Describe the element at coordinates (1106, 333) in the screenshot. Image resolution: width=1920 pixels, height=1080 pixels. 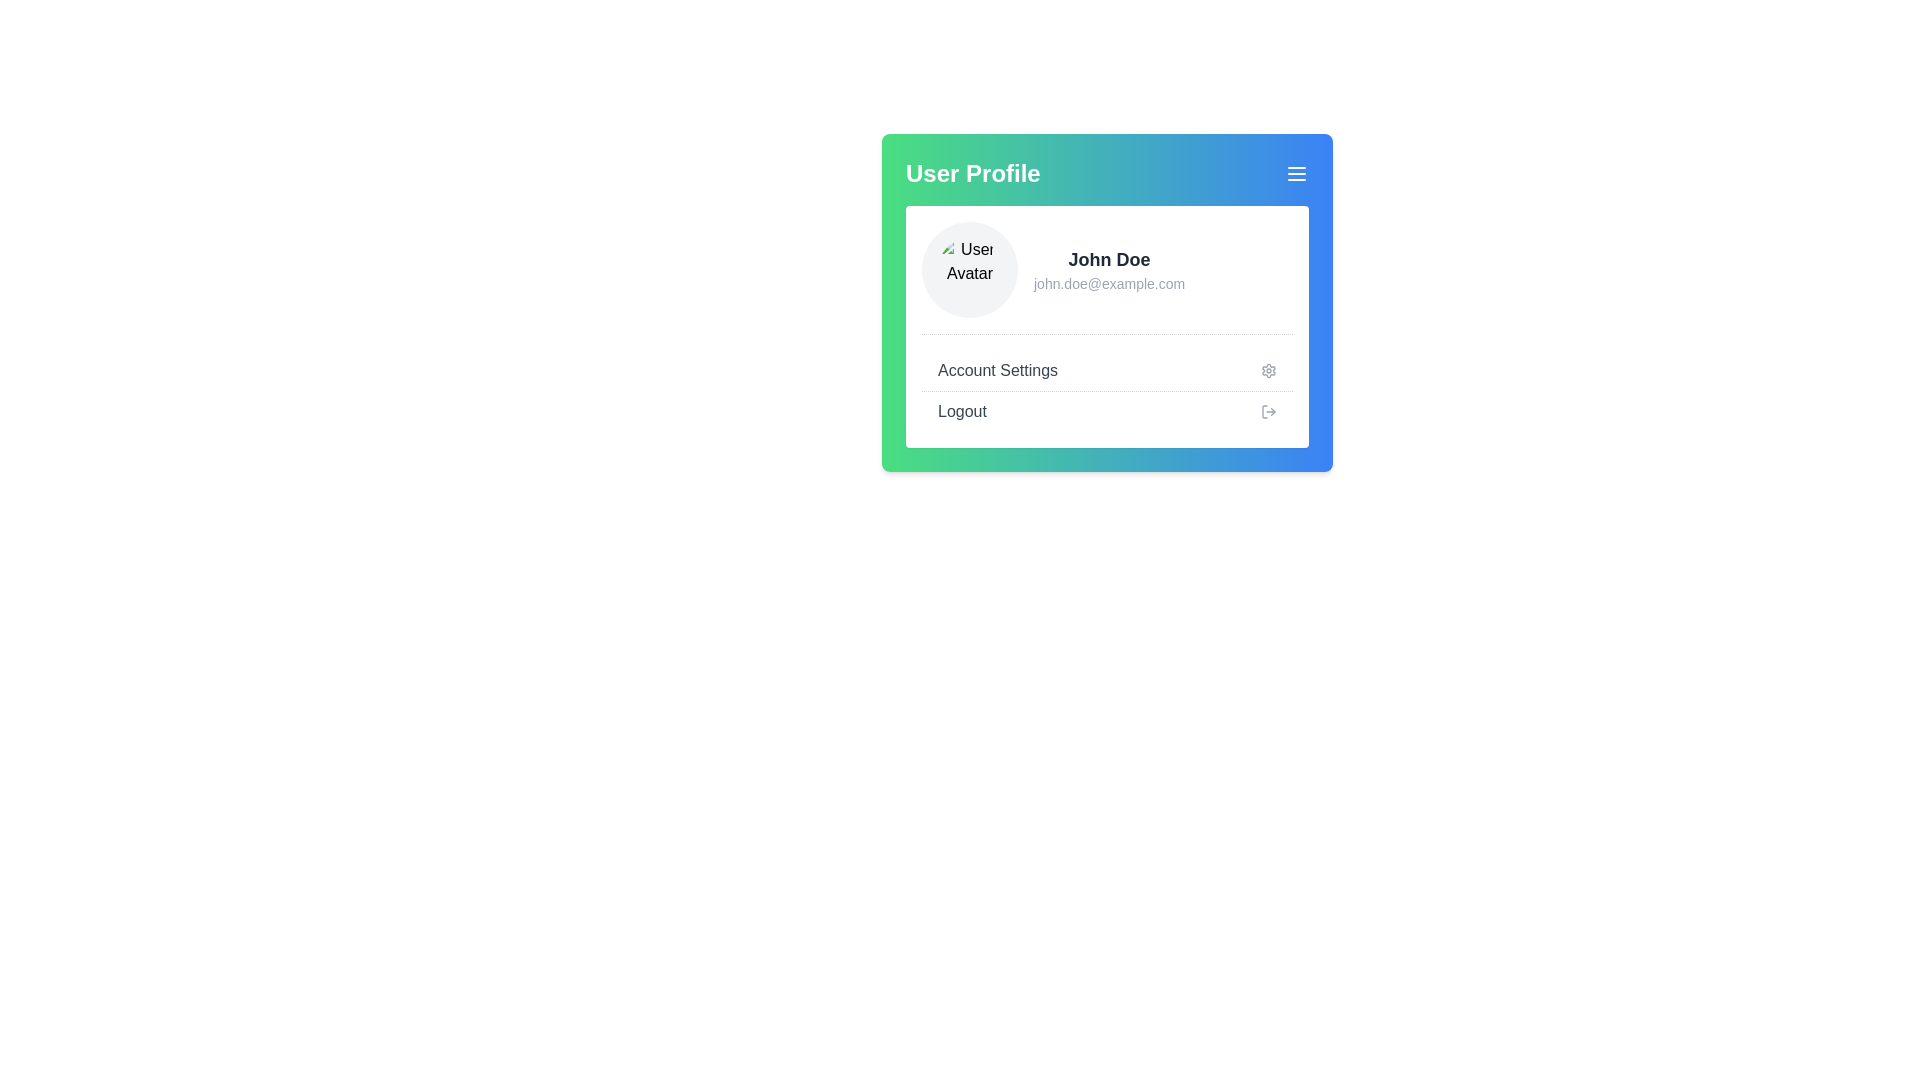
I see `the Divider element that visually separates the user's profile information from the list of actionable items below it` at that location.